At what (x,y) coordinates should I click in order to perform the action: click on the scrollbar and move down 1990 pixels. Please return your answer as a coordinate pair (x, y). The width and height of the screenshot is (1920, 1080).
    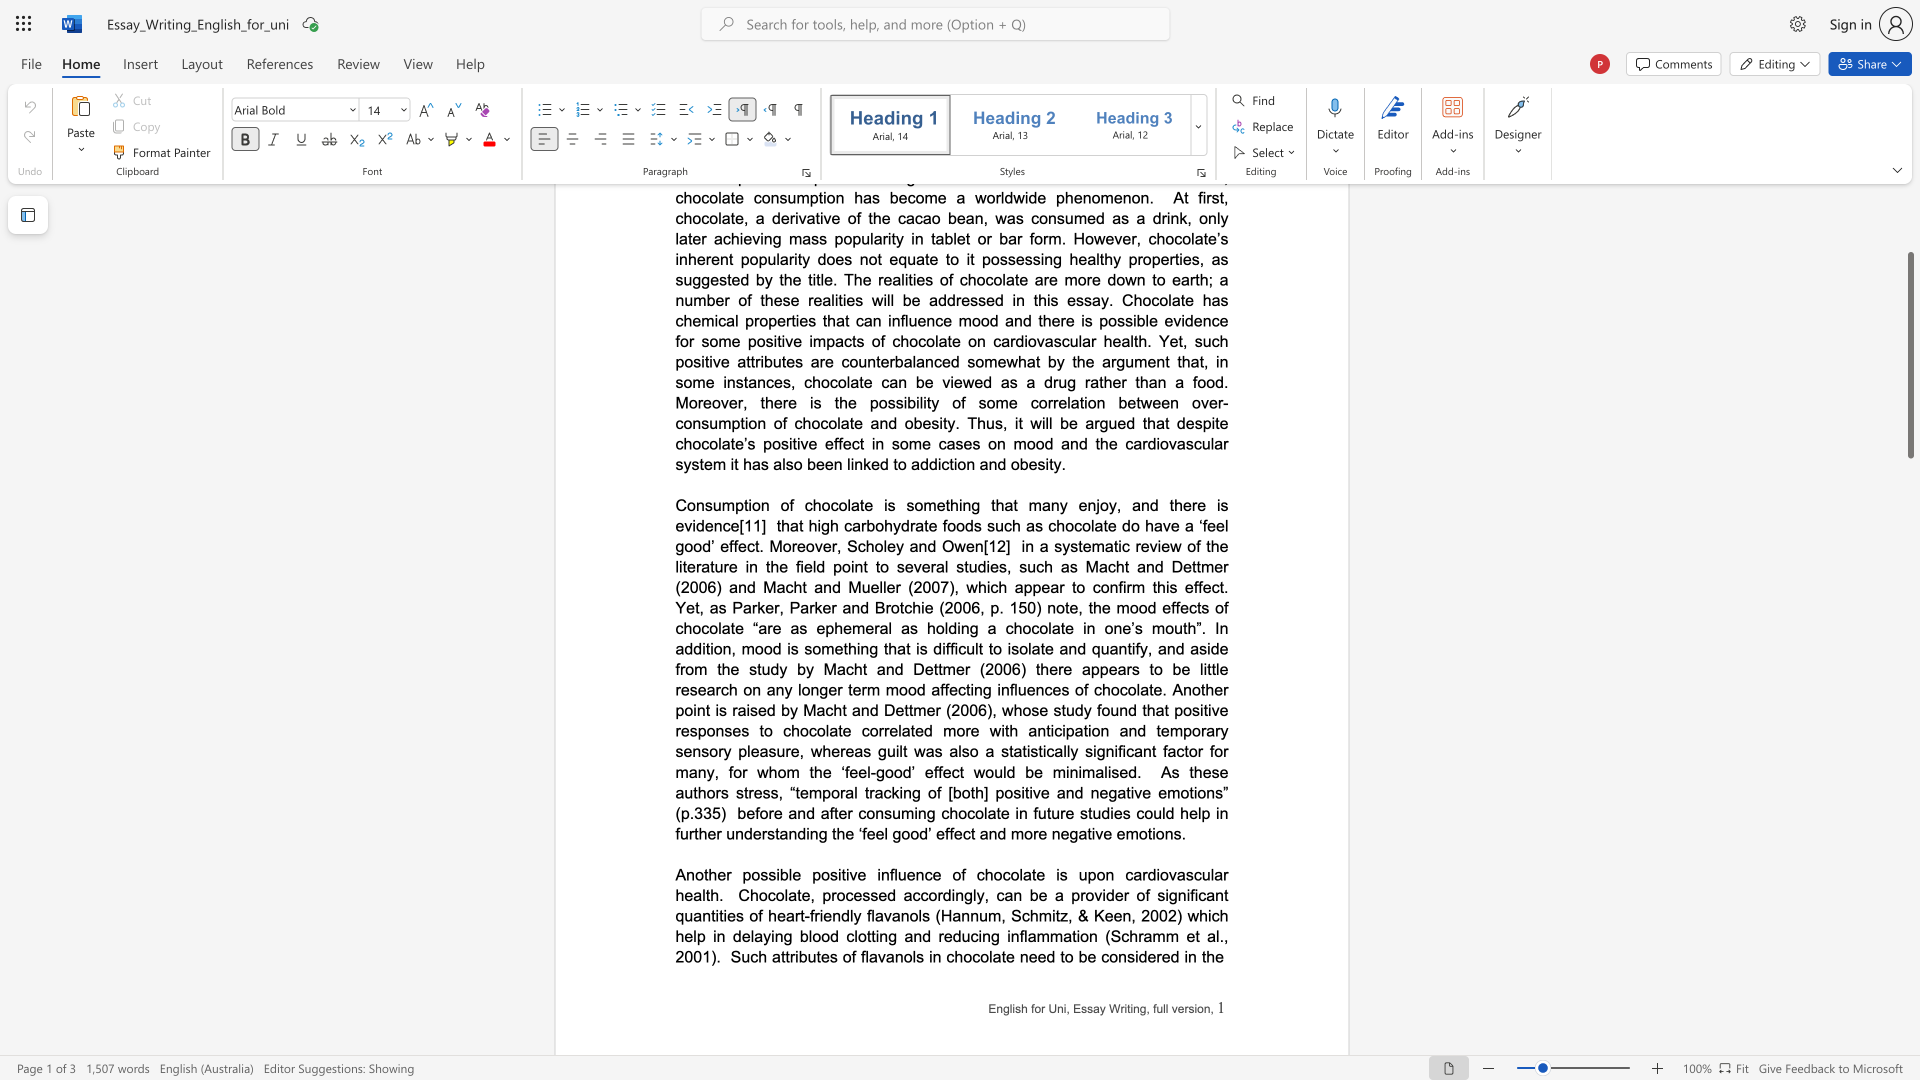
    Looking at the image, I should click on (1909, 354).